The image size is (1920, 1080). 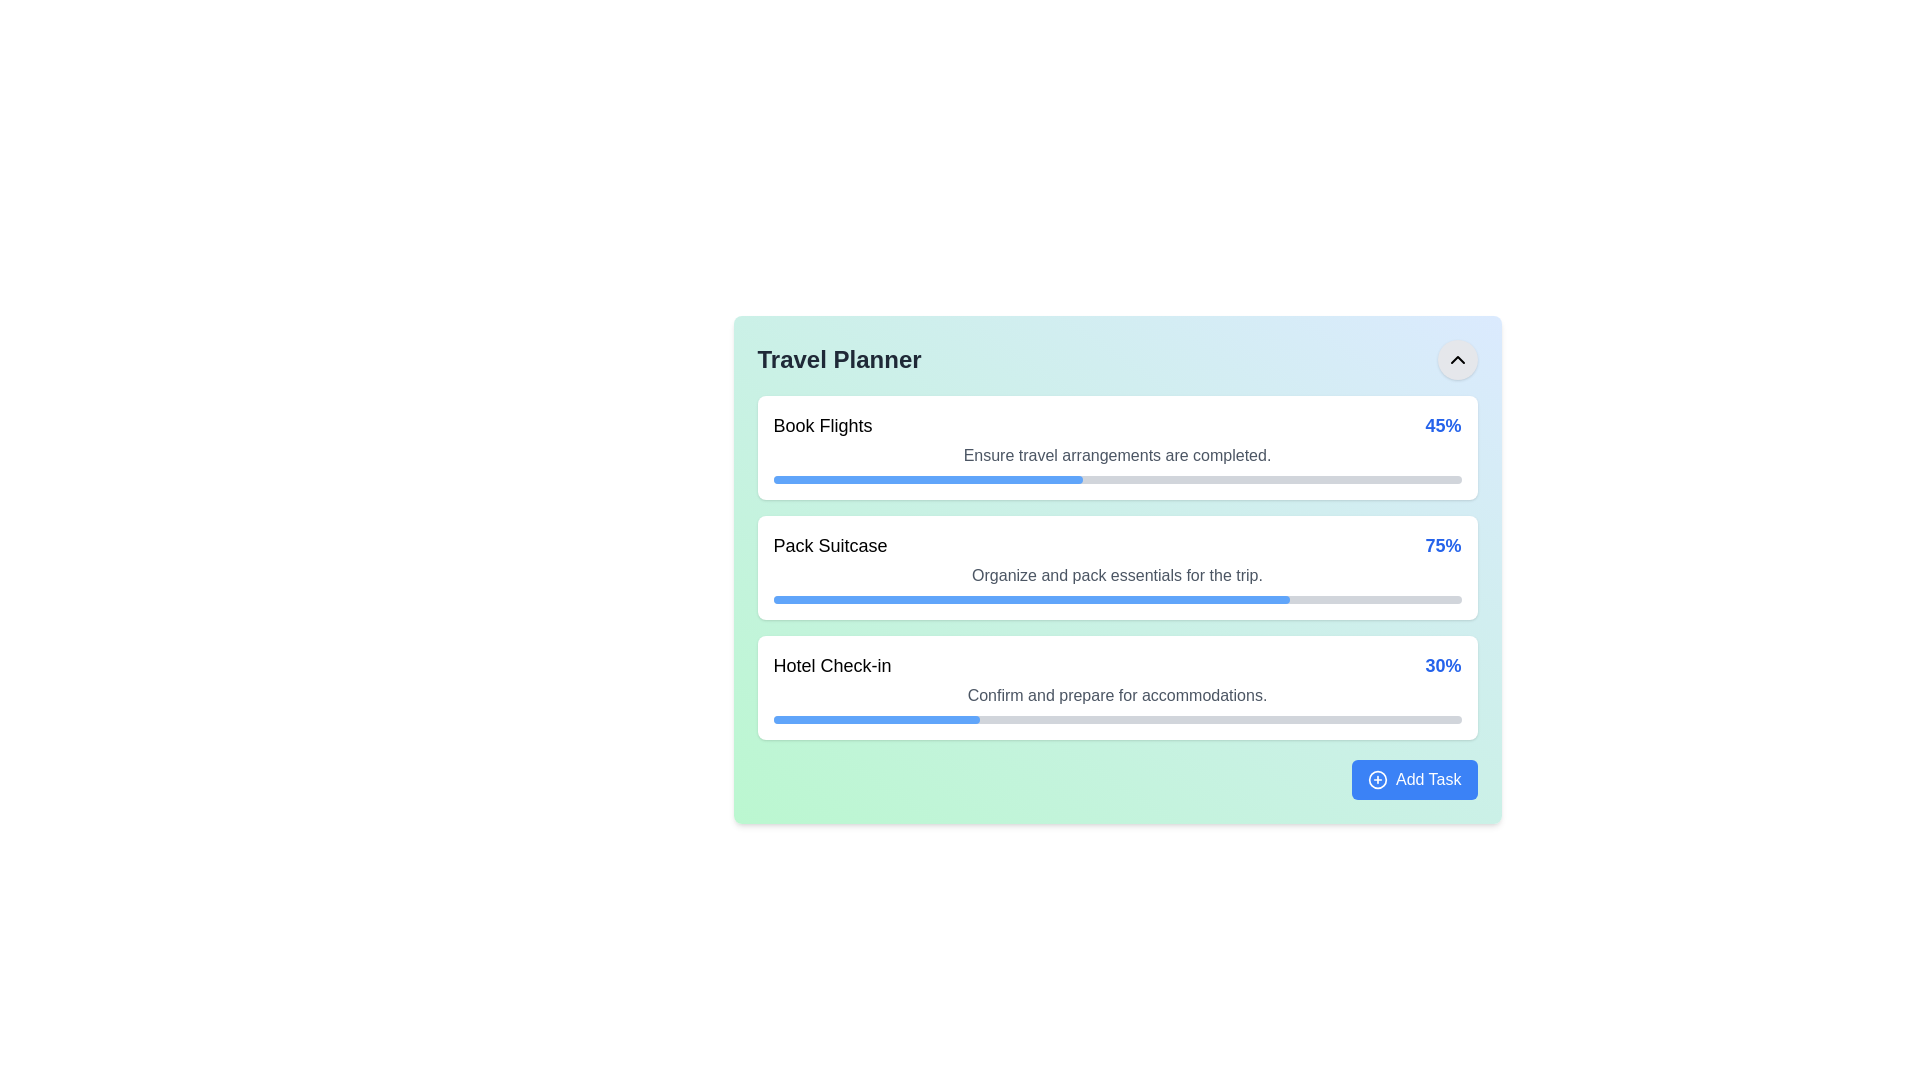 I want to click on the outer circular part of the plus symbol icon within the 'Add Task' button located at the bottom-right corner of the interface, so click(x=1376, y=778).